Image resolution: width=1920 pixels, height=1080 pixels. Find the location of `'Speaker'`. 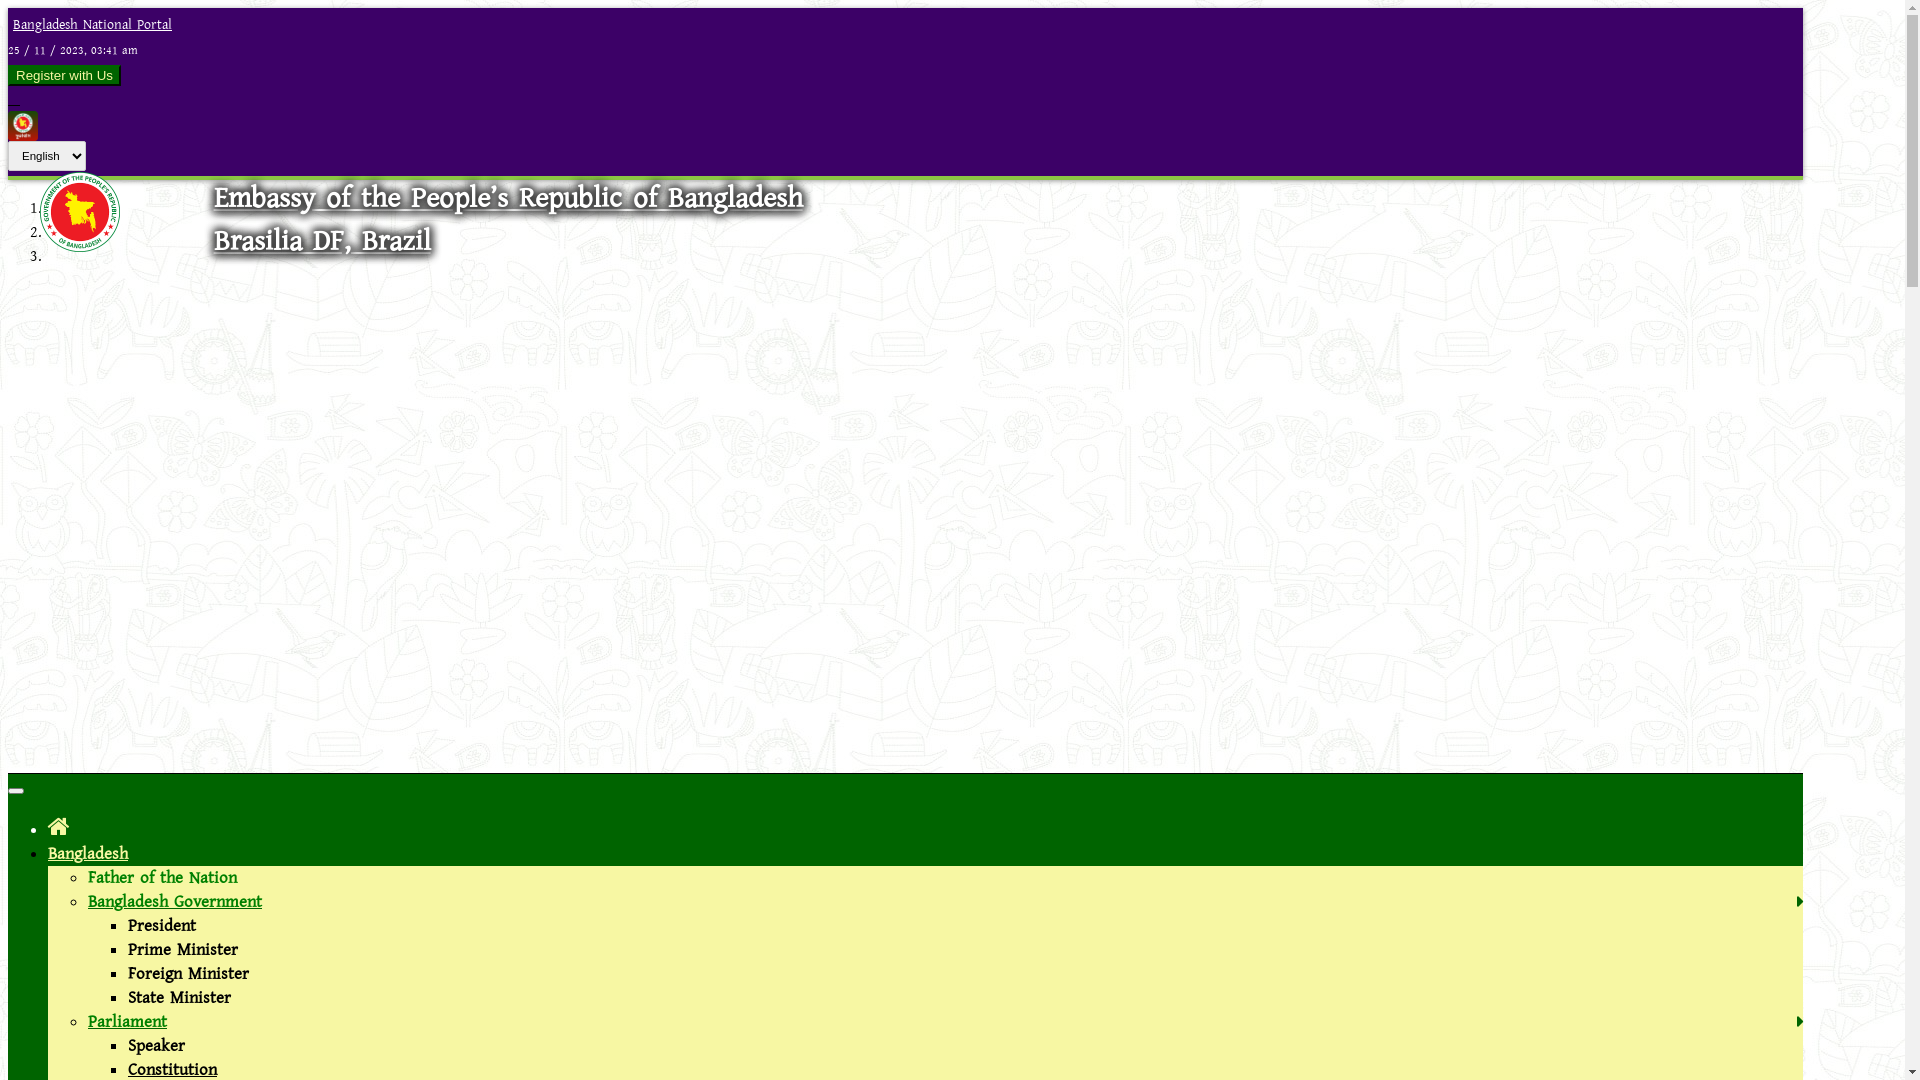

'Speaker' is located at coordinates (127, 1044).